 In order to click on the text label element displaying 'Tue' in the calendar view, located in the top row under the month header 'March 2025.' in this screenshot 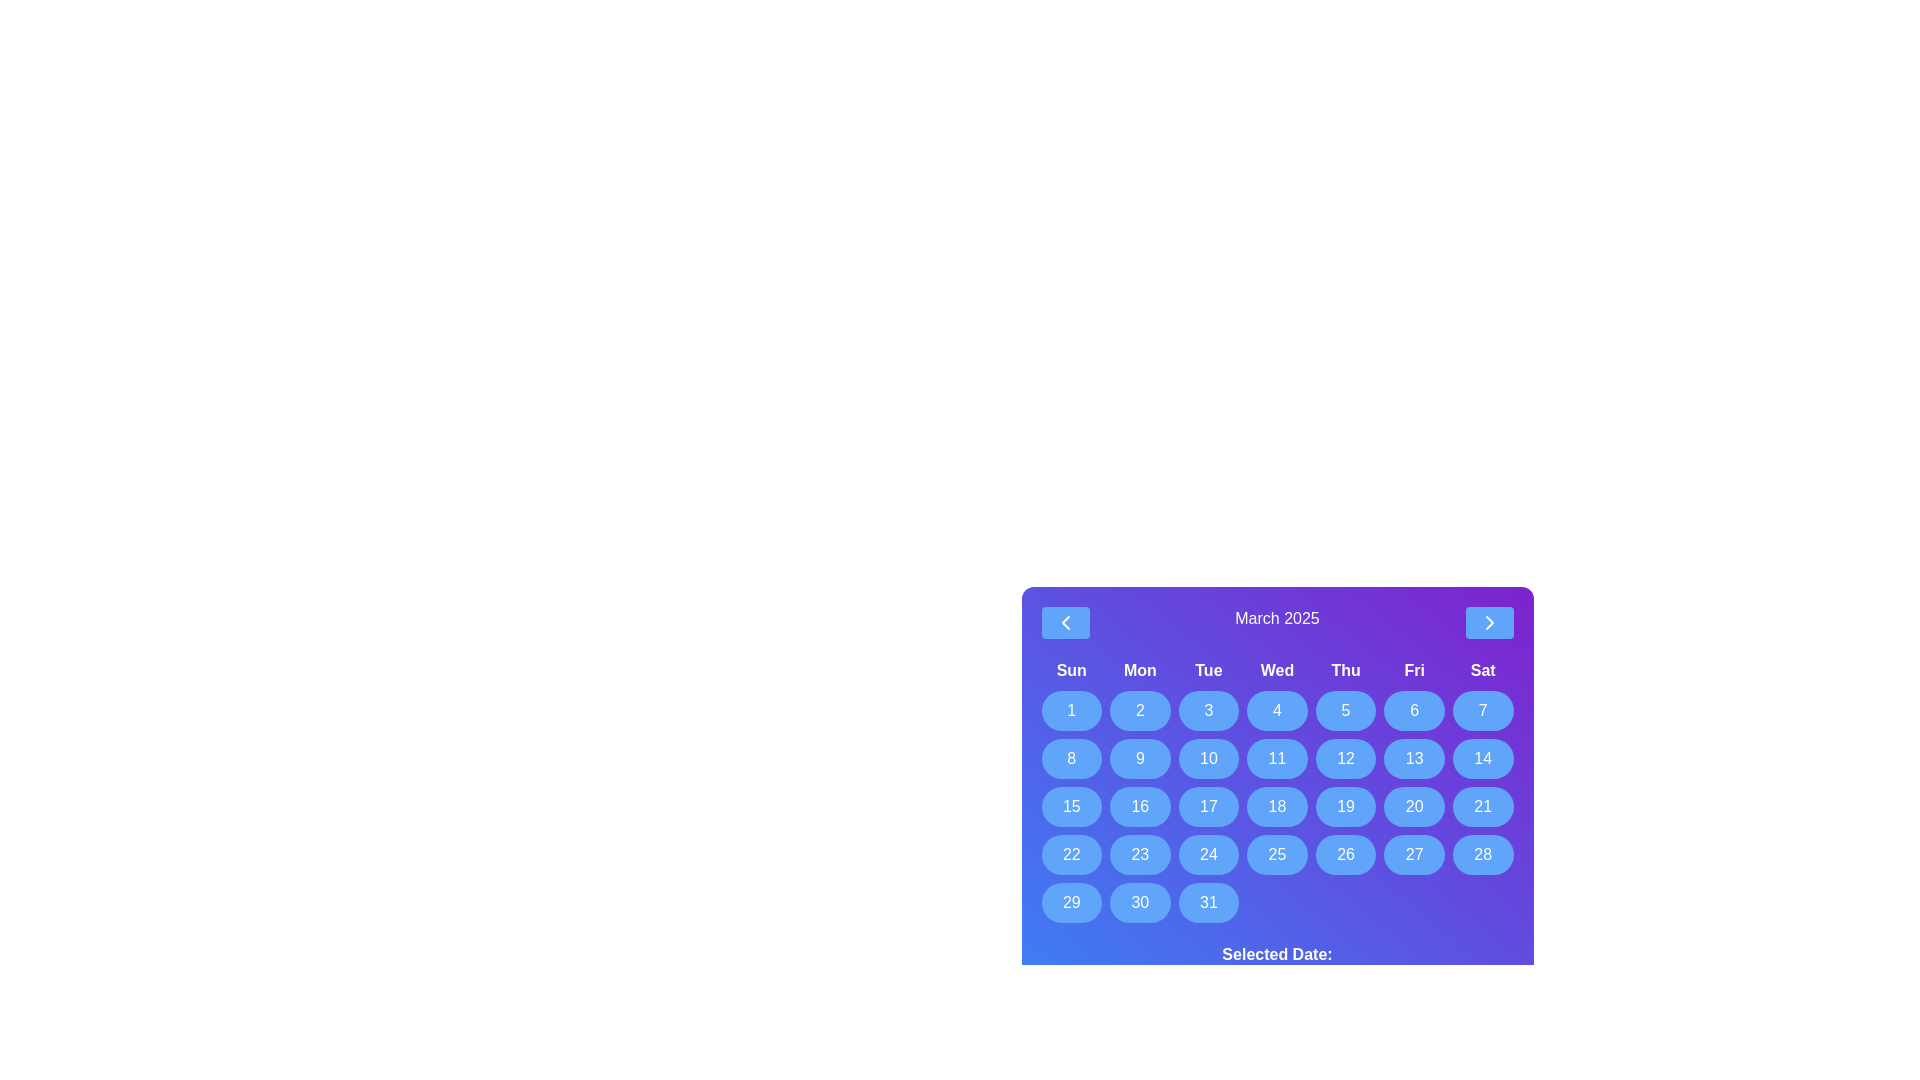, I will do `click(1207, 671)`.